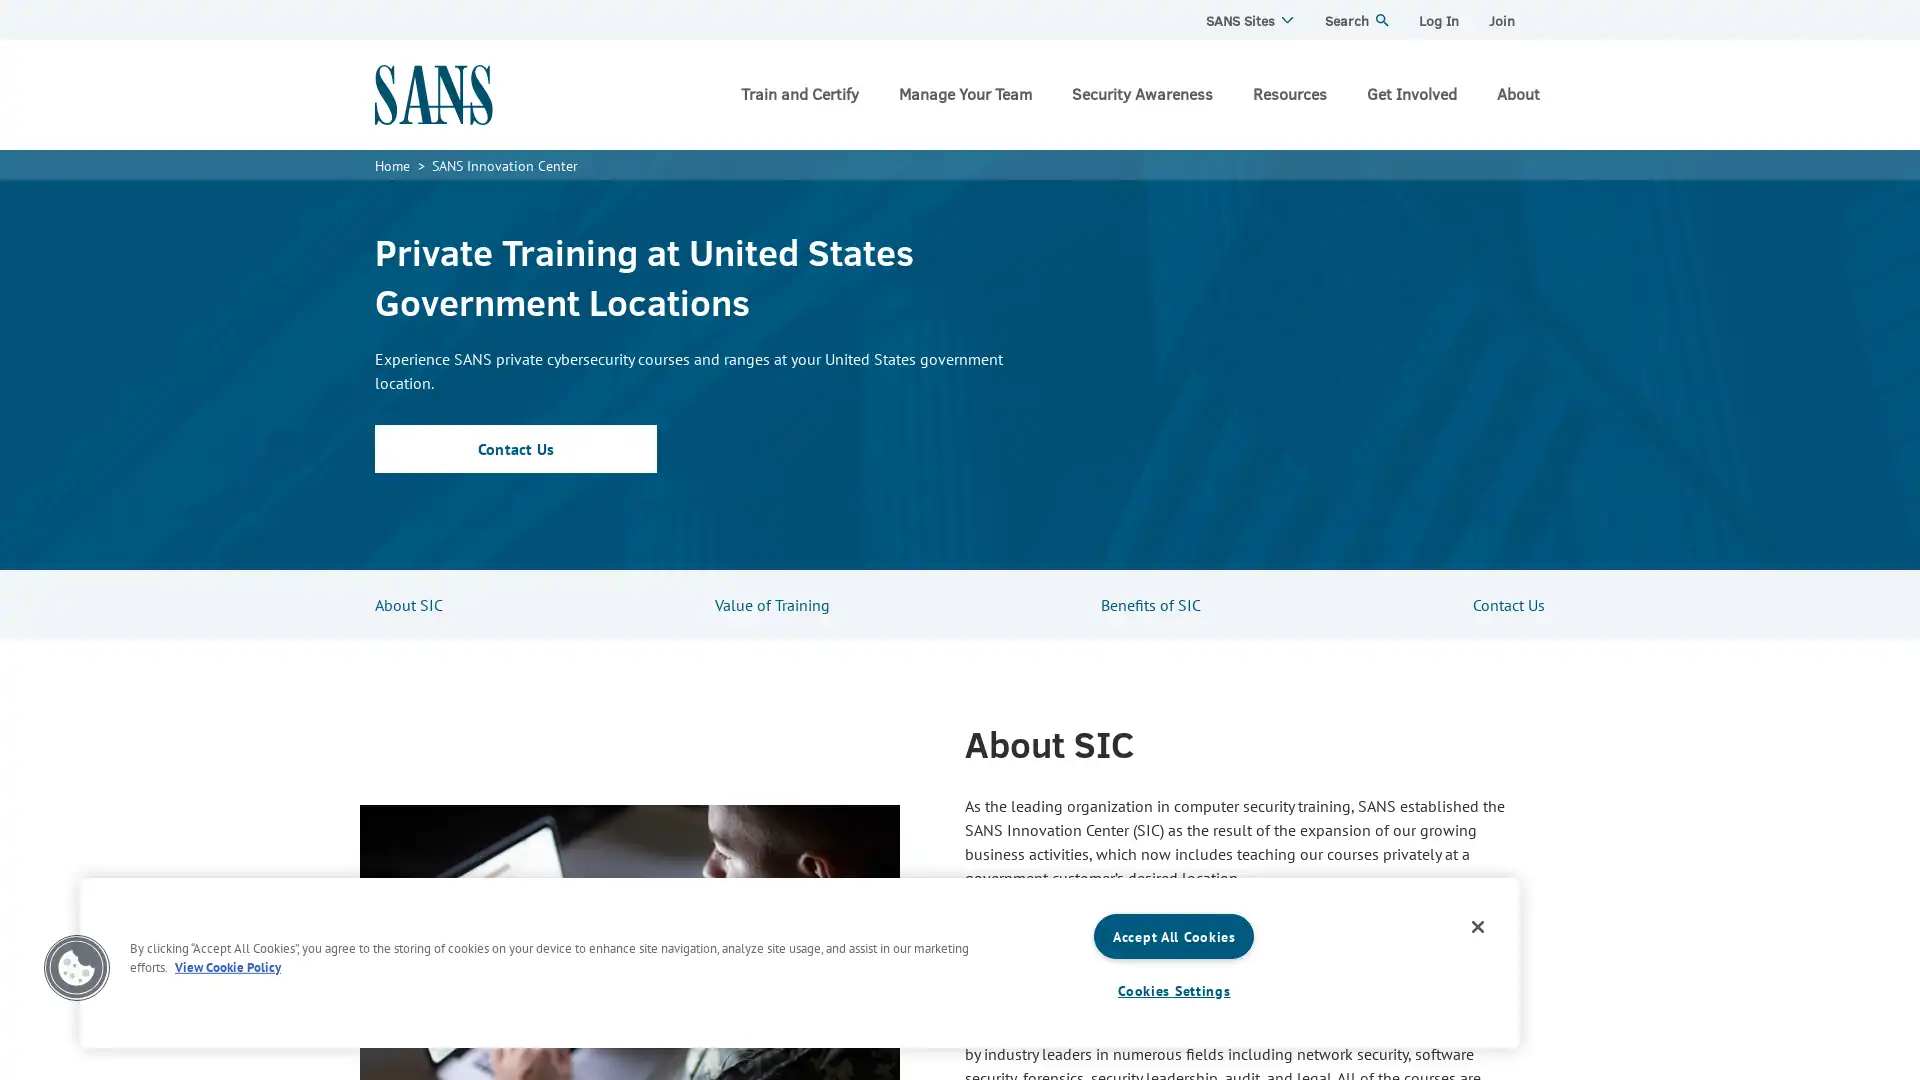  Describe the element at coordinates (1174, 990) in the screenshot. I see `Cookies Settings` at that location.